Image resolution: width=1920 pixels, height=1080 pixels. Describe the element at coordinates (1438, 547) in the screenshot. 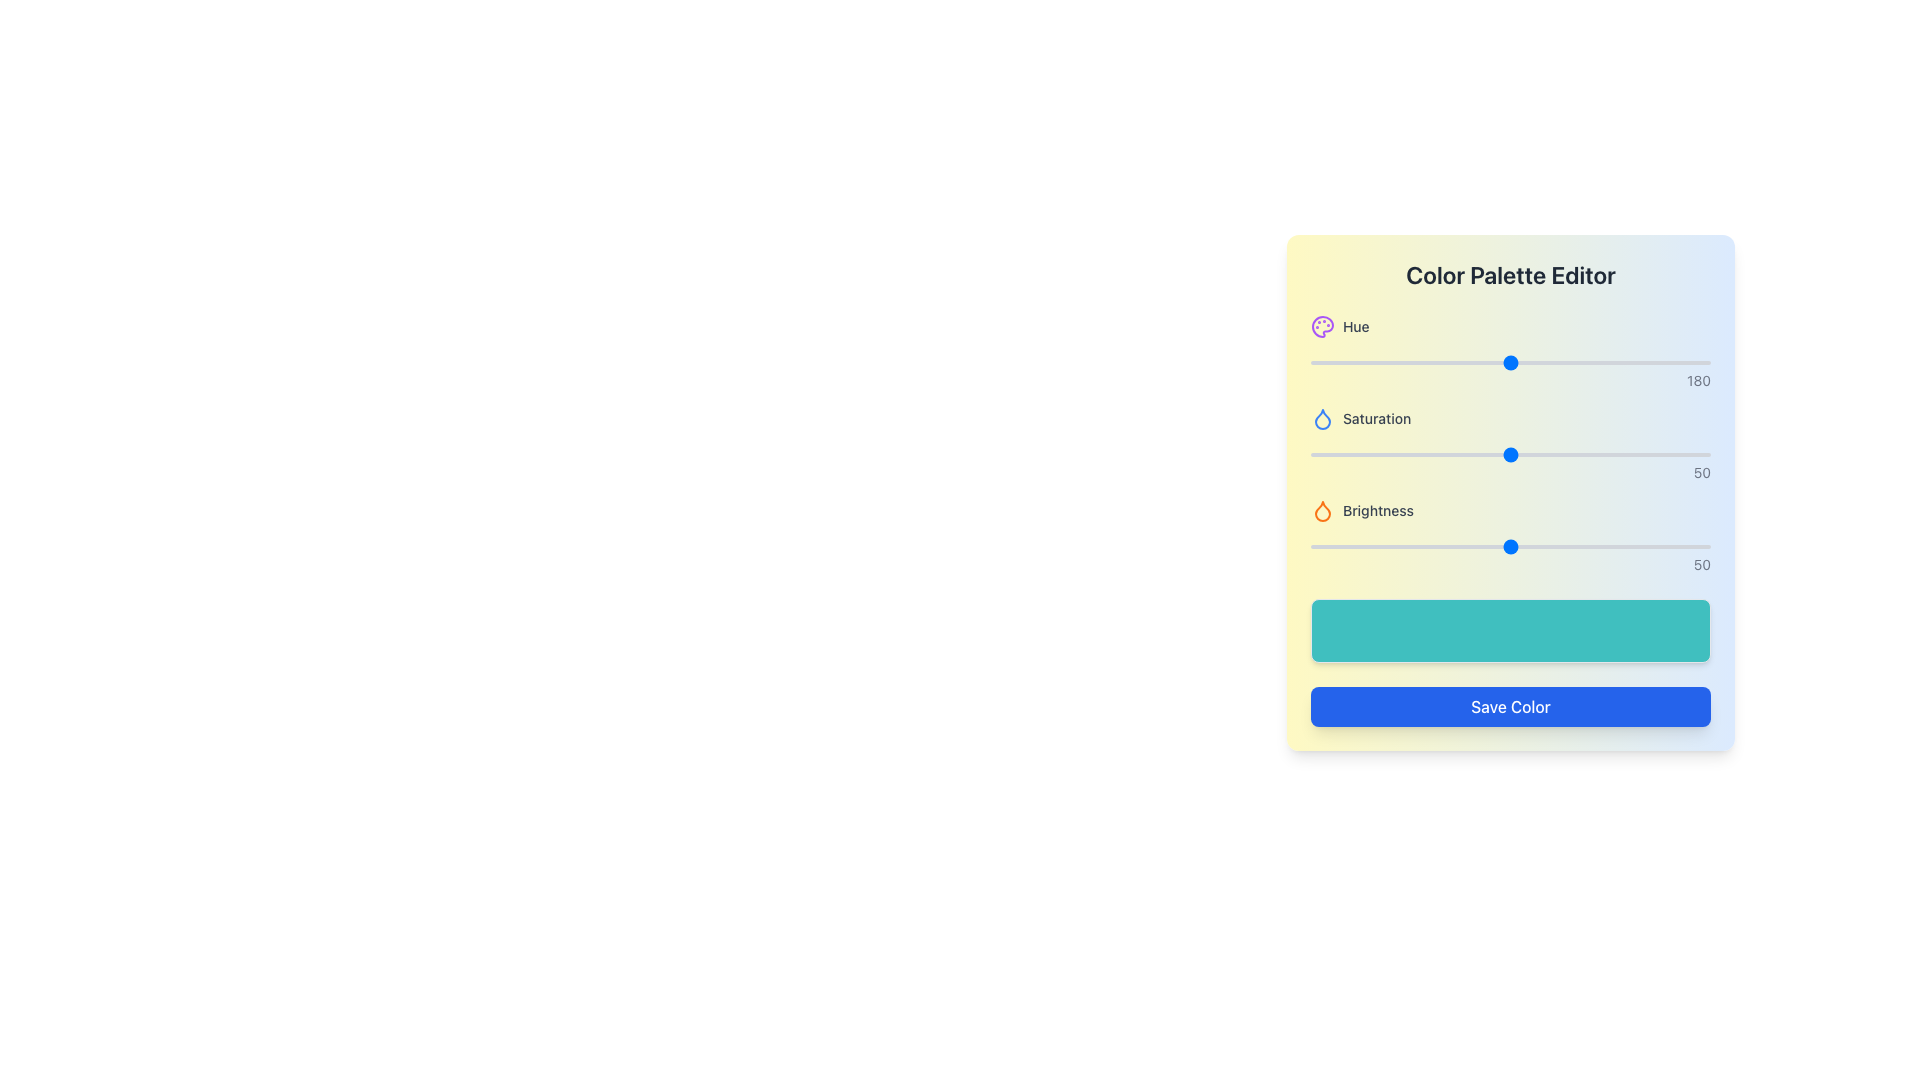

I see `brightness` at that location.